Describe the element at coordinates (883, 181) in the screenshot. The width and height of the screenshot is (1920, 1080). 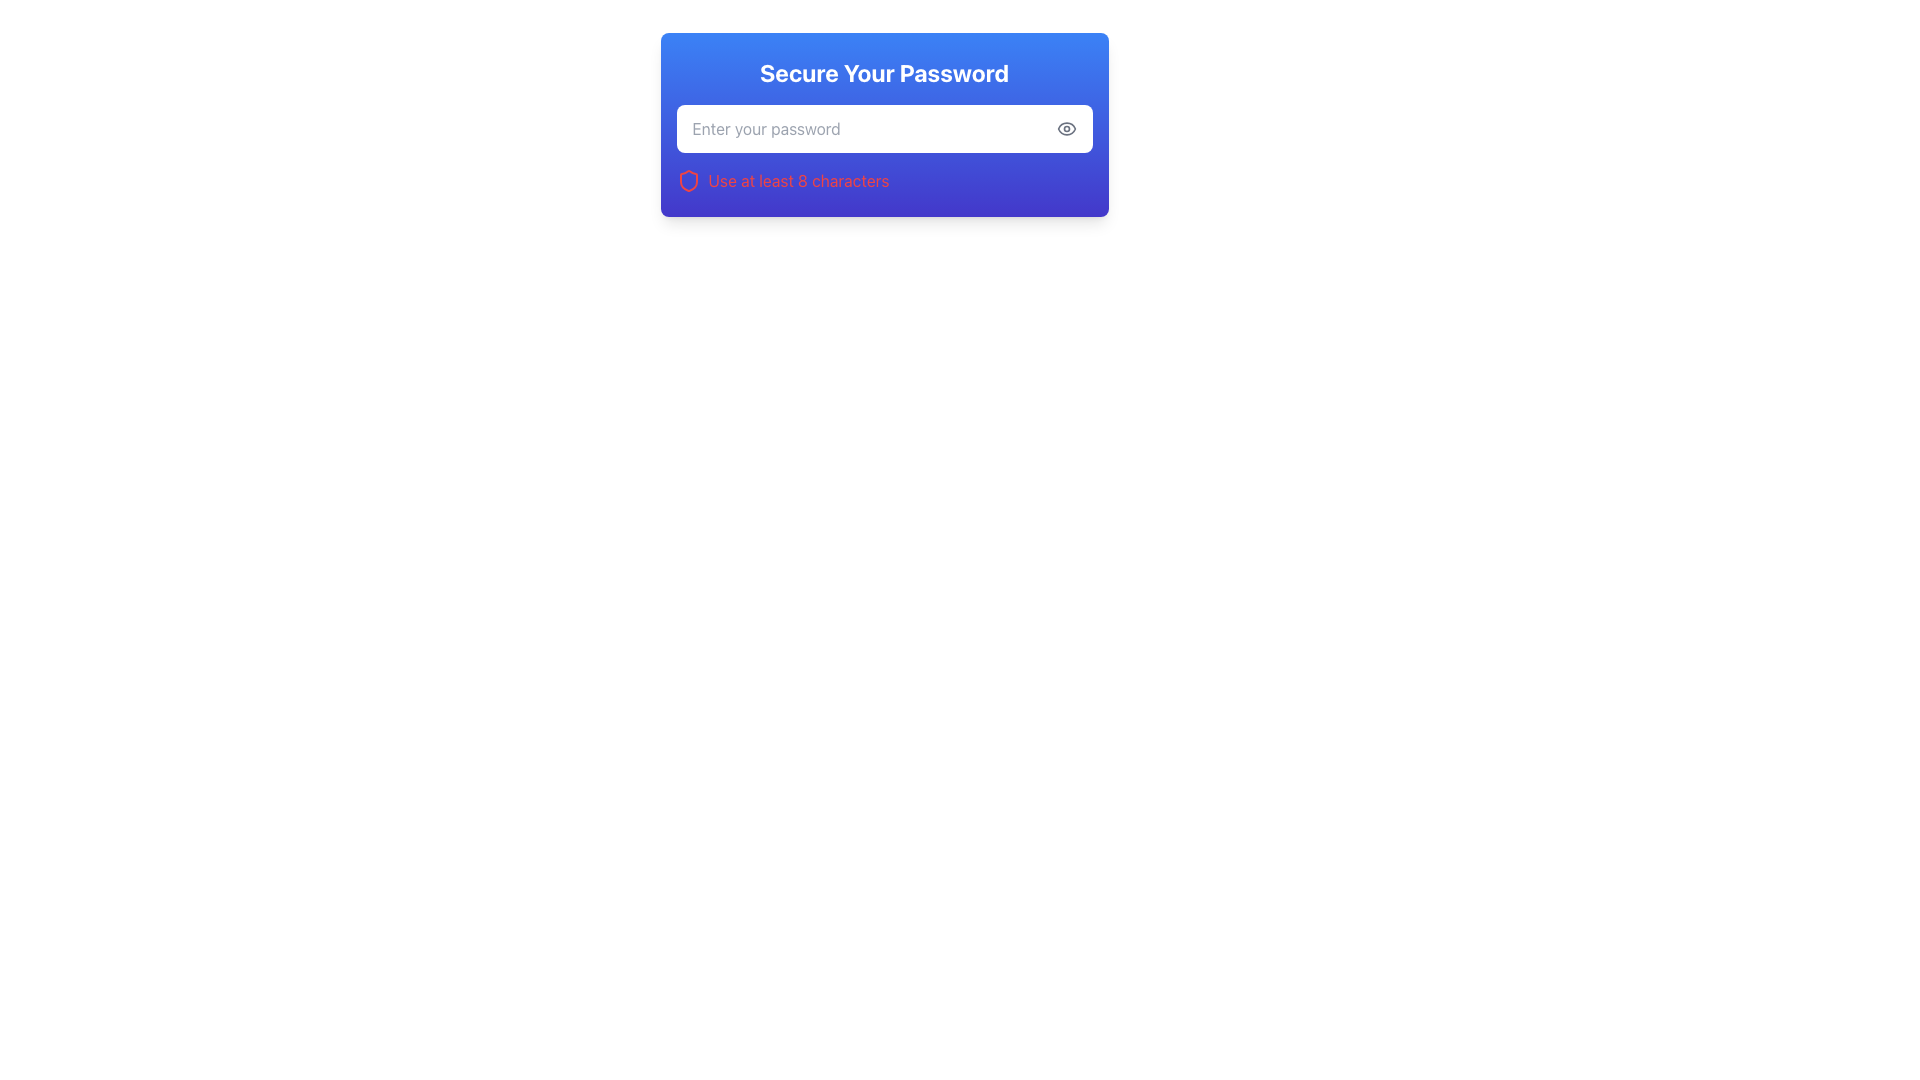
I see `the Text Label with an Icon that provides guidelines for password format, located below the 'Secure Your Password' heading and aligned leftmost within the card` at that location.